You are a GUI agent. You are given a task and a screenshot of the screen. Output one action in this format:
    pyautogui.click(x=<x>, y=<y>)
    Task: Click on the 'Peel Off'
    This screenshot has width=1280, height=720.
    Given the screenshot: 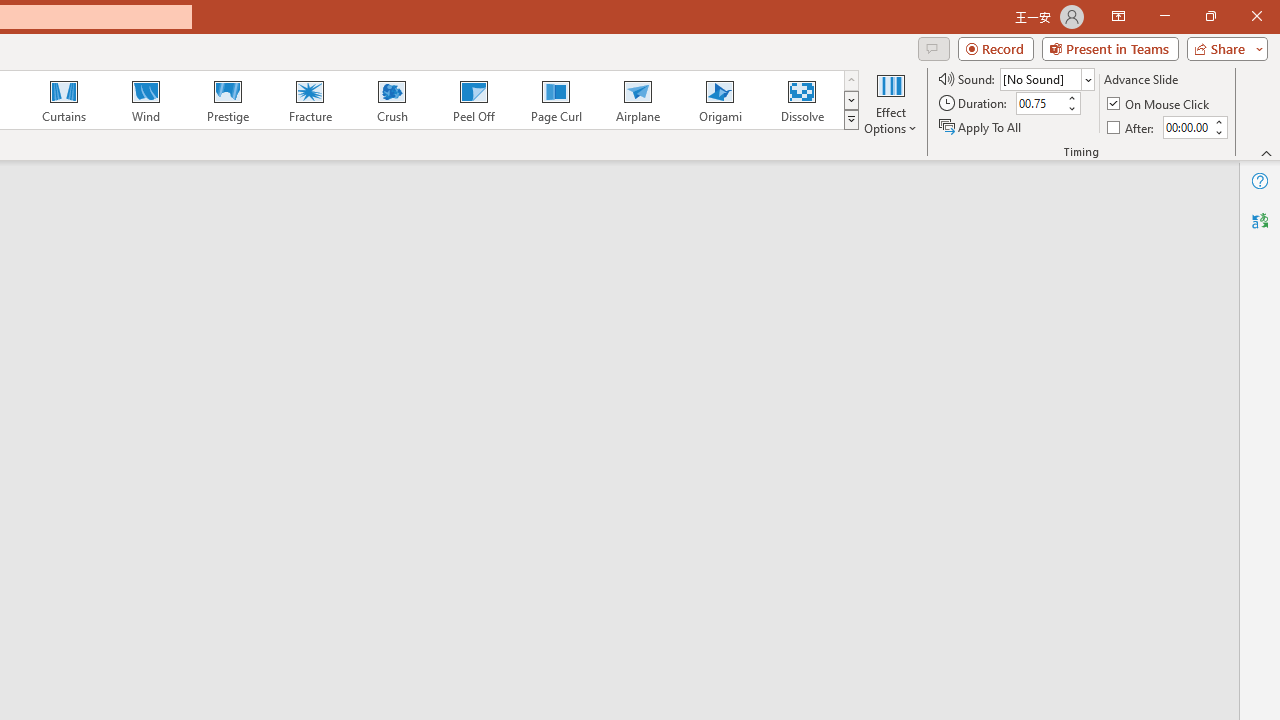 What is the action you would take?
    pyautogui.click(x=472, y=100)
    